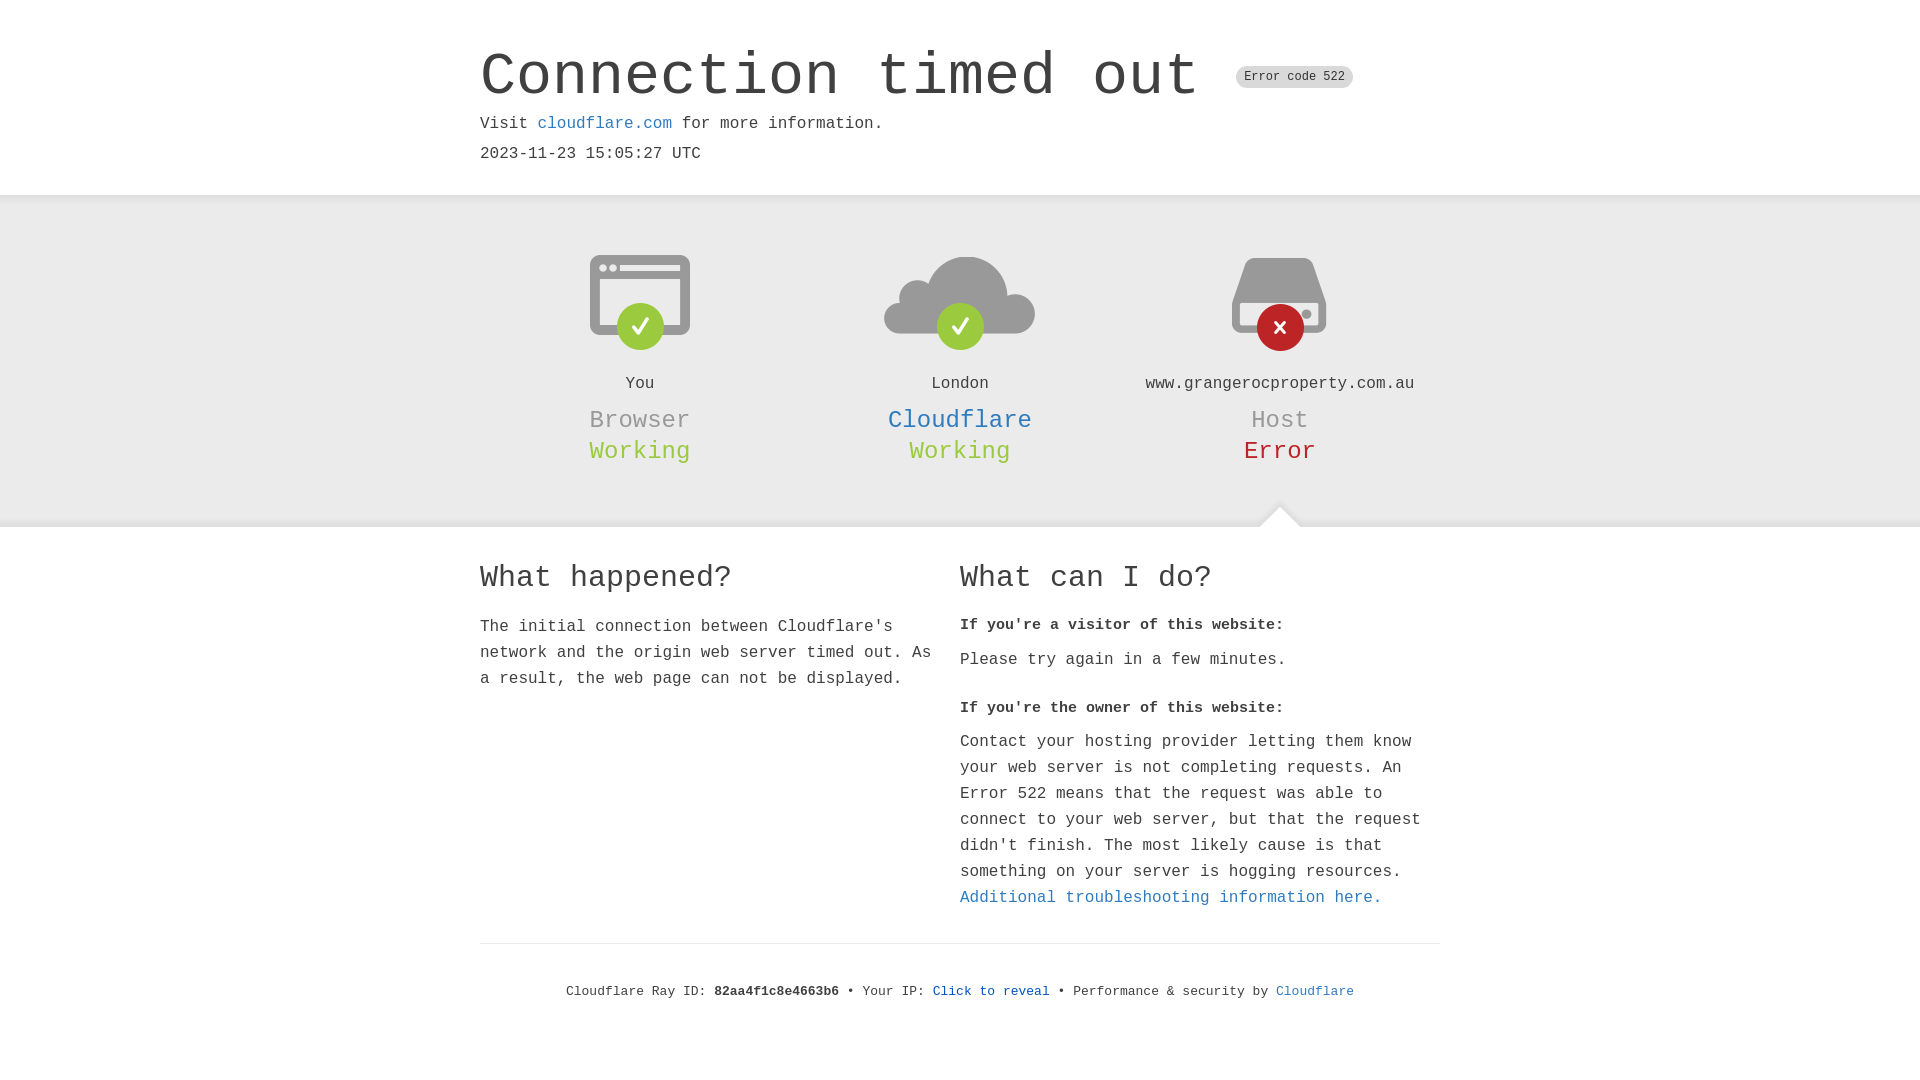  What do you see at coordinates (1275, 991) in the screenshot?
I see `'Cloudflare'` at bounding box center [1275, 991].